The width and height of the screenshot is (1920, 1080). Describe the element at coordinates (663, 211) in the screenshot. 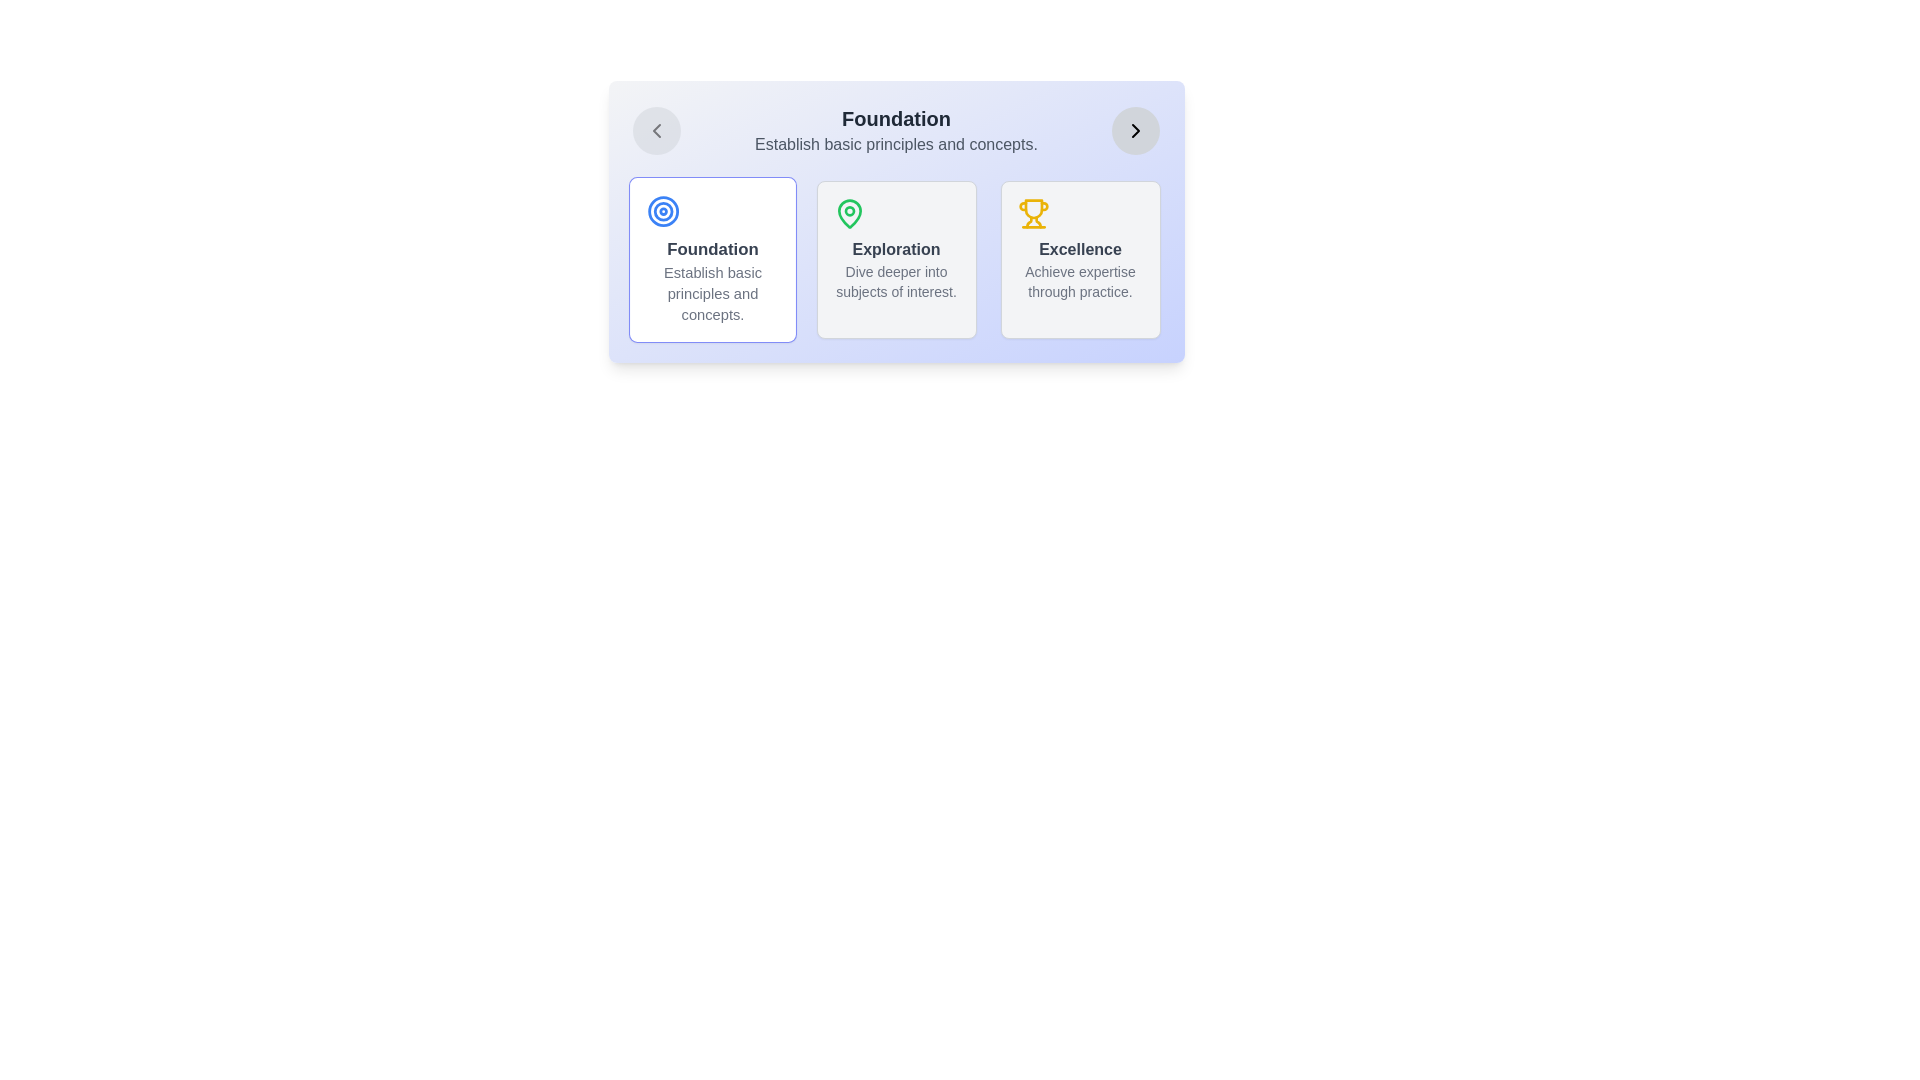

I see `the first icon in the 'Foundation' card layout, positioned above the title text 'Foundation' for interaction` at that location.